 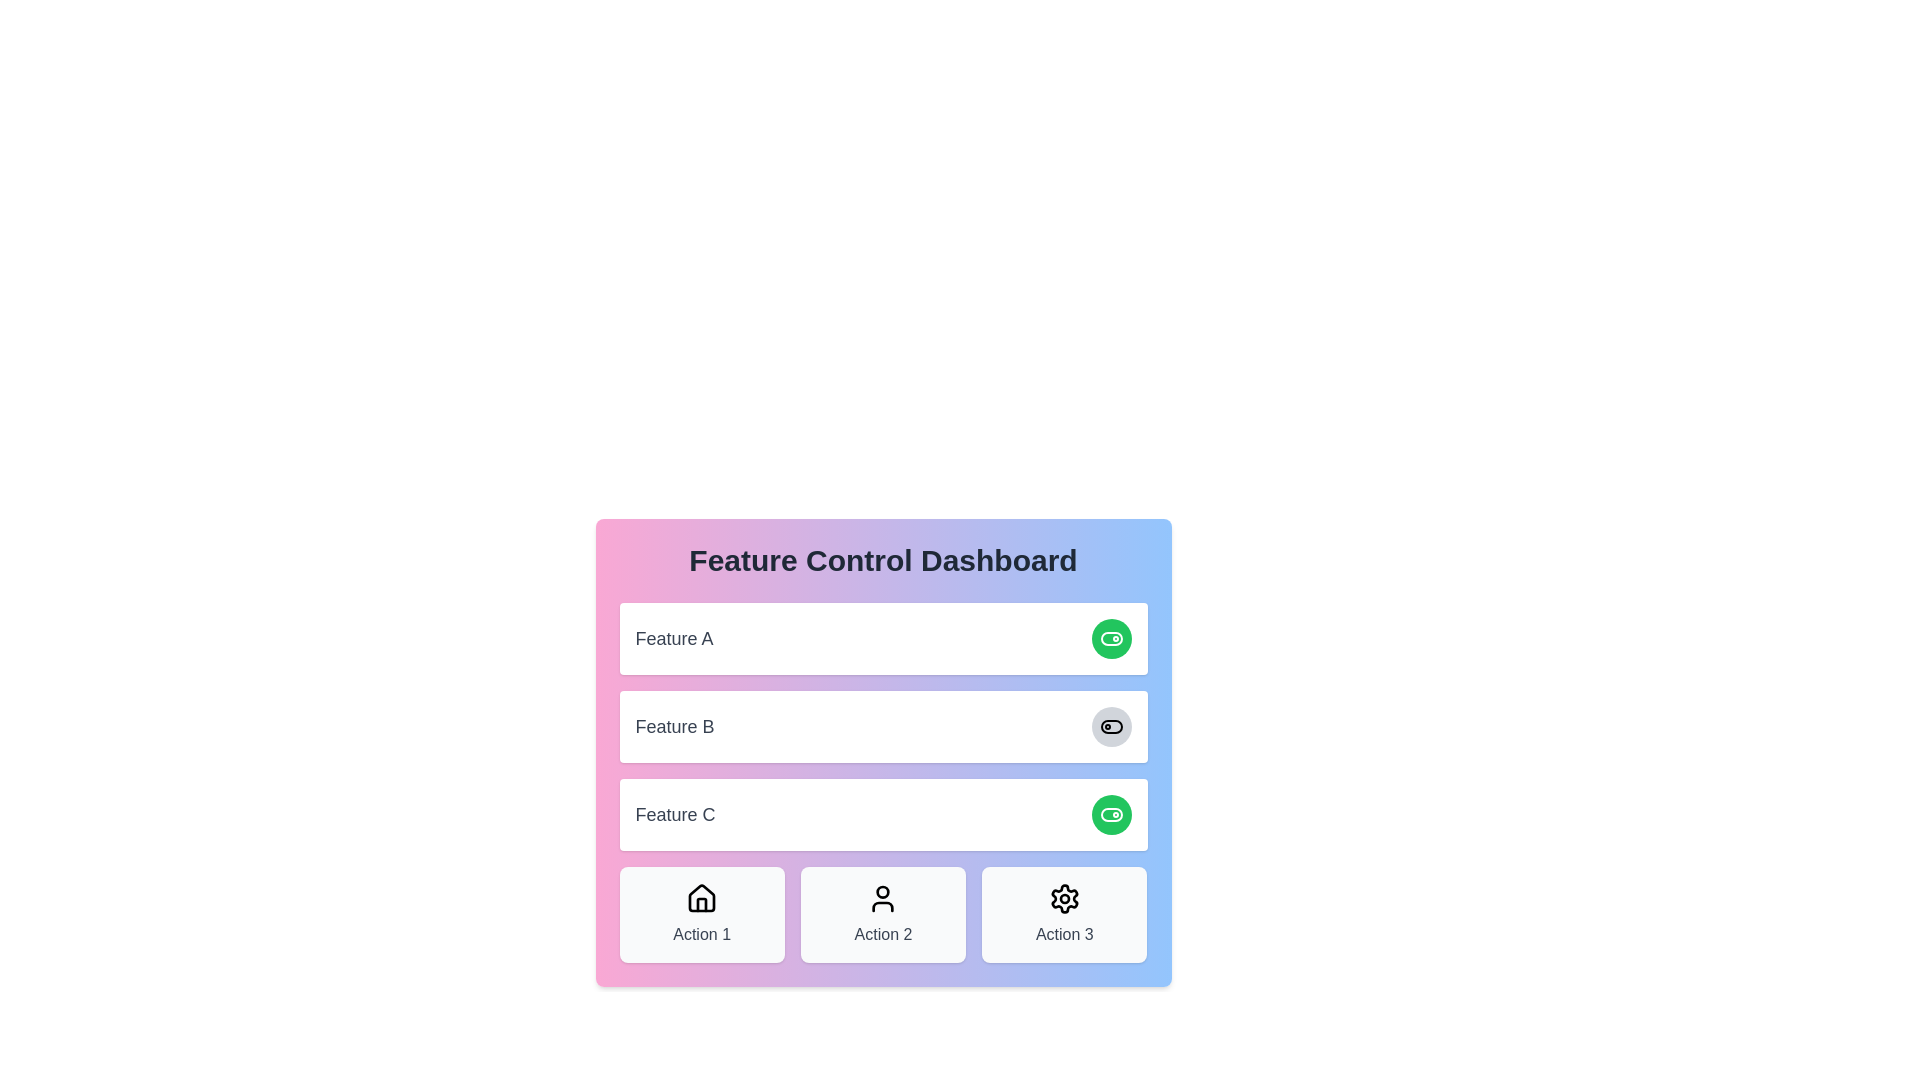 What do you see at coordinates (1110, 726) in the screenshot?
I see `the rounded toggle switch with a gray background and black icon located to the right of the text 'Feature B' to change its state` at bounding box center [1110, 726].